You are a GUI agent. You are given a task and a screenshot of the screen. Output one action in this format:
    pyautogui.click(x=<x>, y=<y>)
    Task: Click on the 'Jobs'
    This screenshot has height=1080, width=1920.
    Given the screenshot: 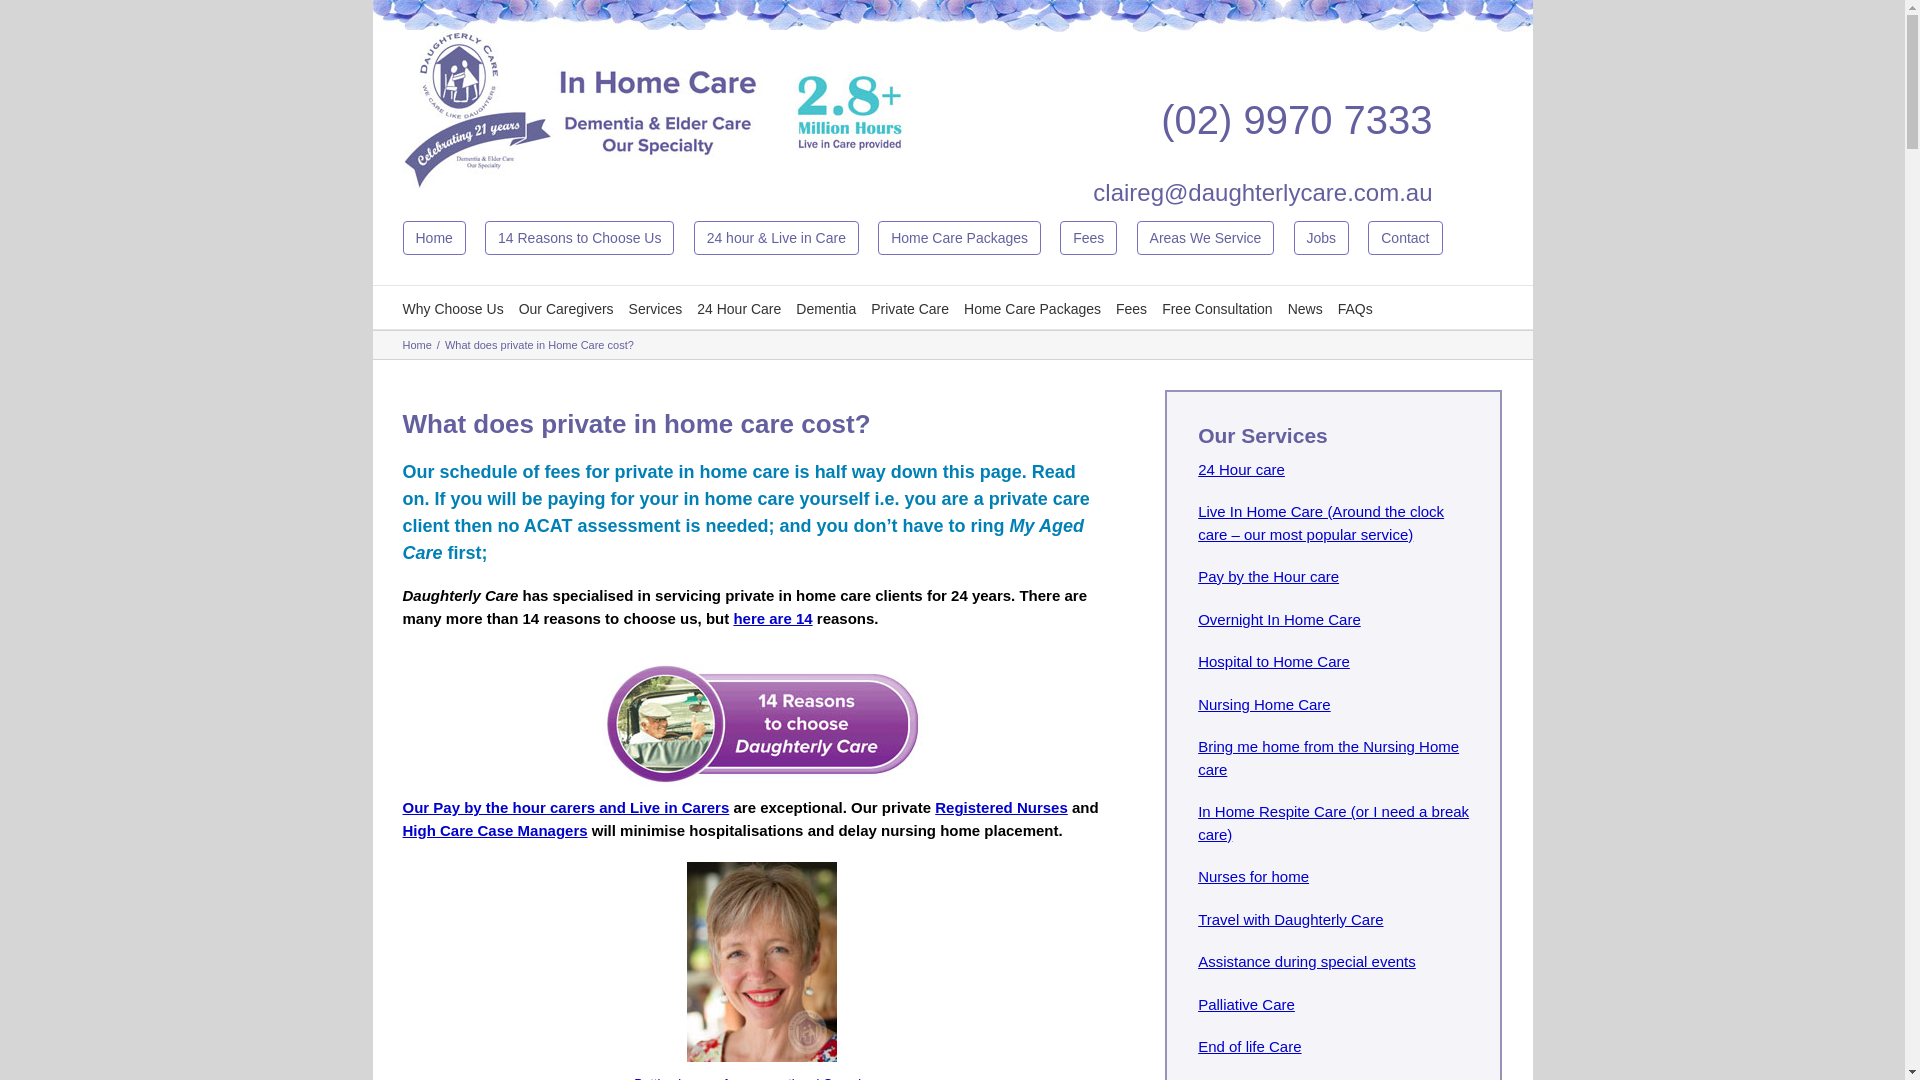 What is the action you would take?
    pyautogui.click(x=1329, y=235)
    